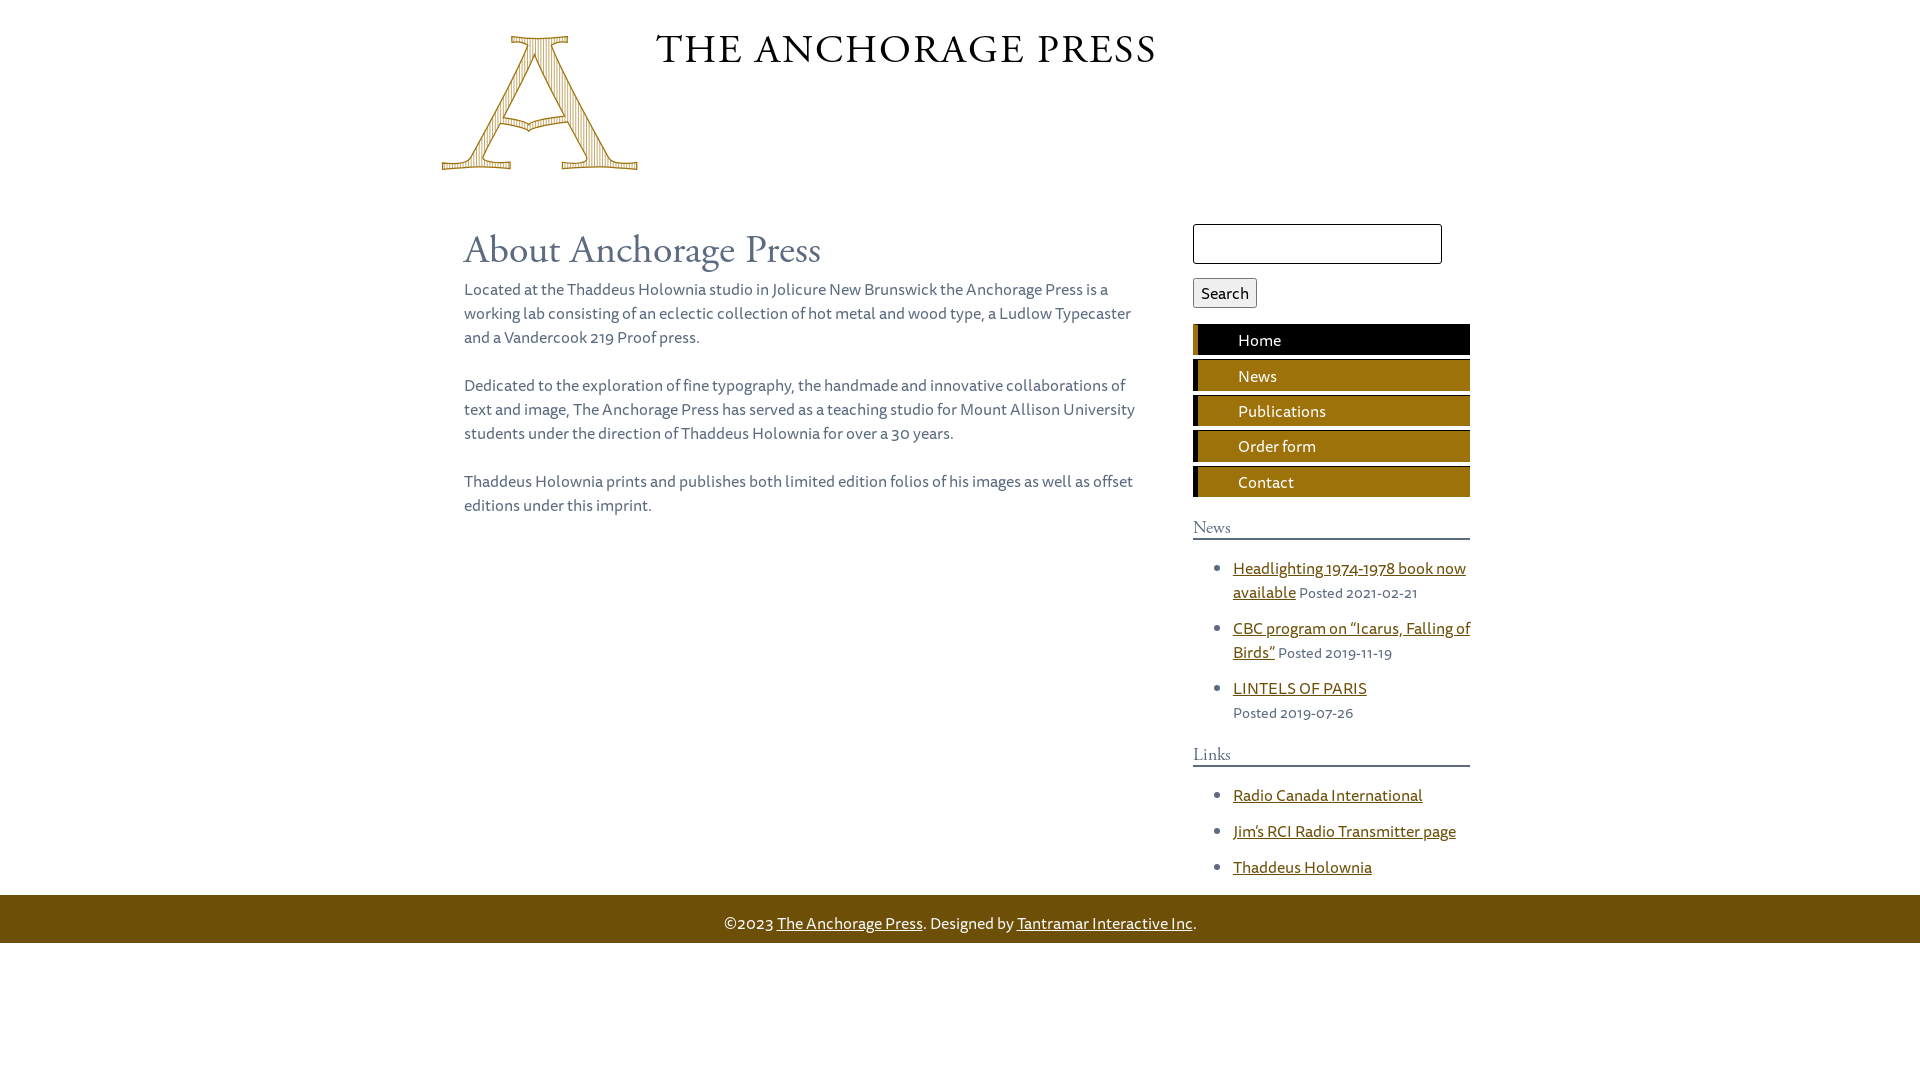 This screenshot has height=1080, width=1920. I want to click on 'Thaddeus Holownia', so click(1232, 866).